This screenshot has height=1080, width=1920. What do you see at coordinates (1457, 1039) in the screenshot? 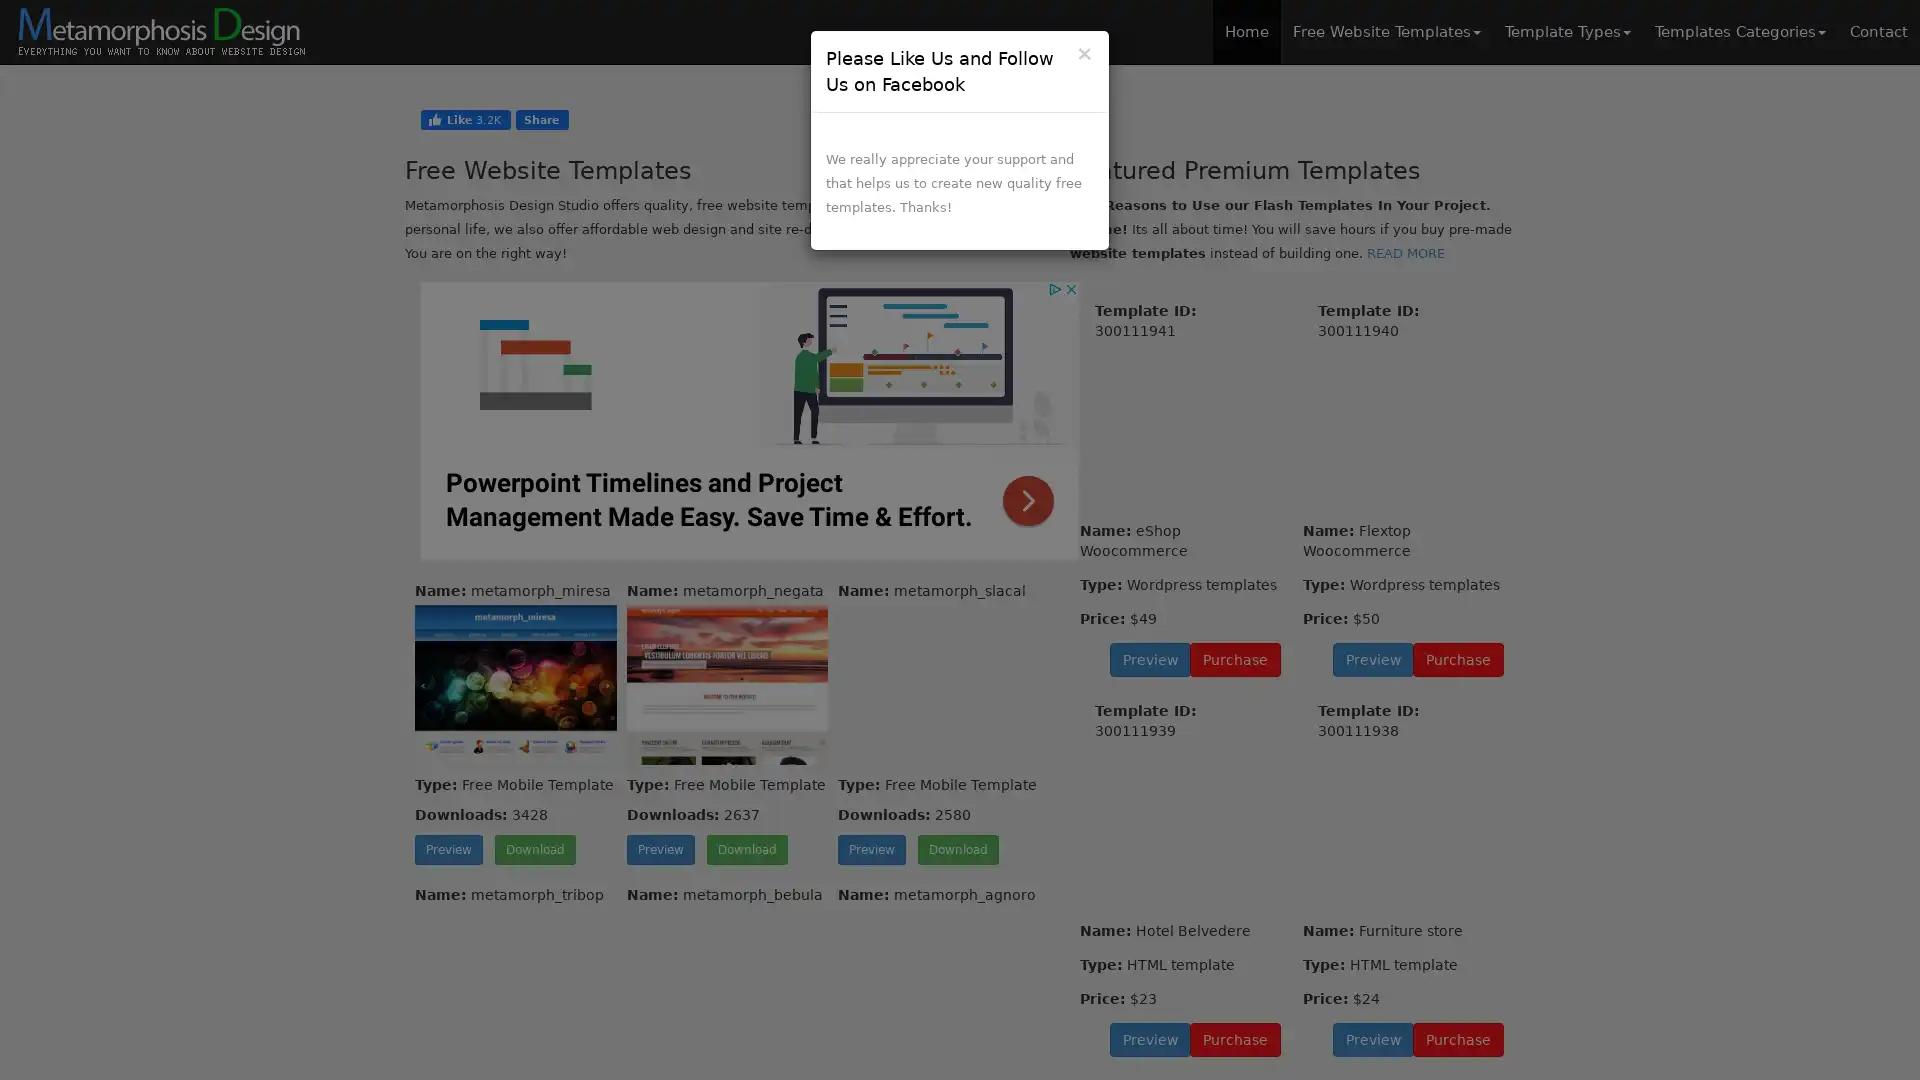
I see `Purchase` at bounding box center [1457, 1039].